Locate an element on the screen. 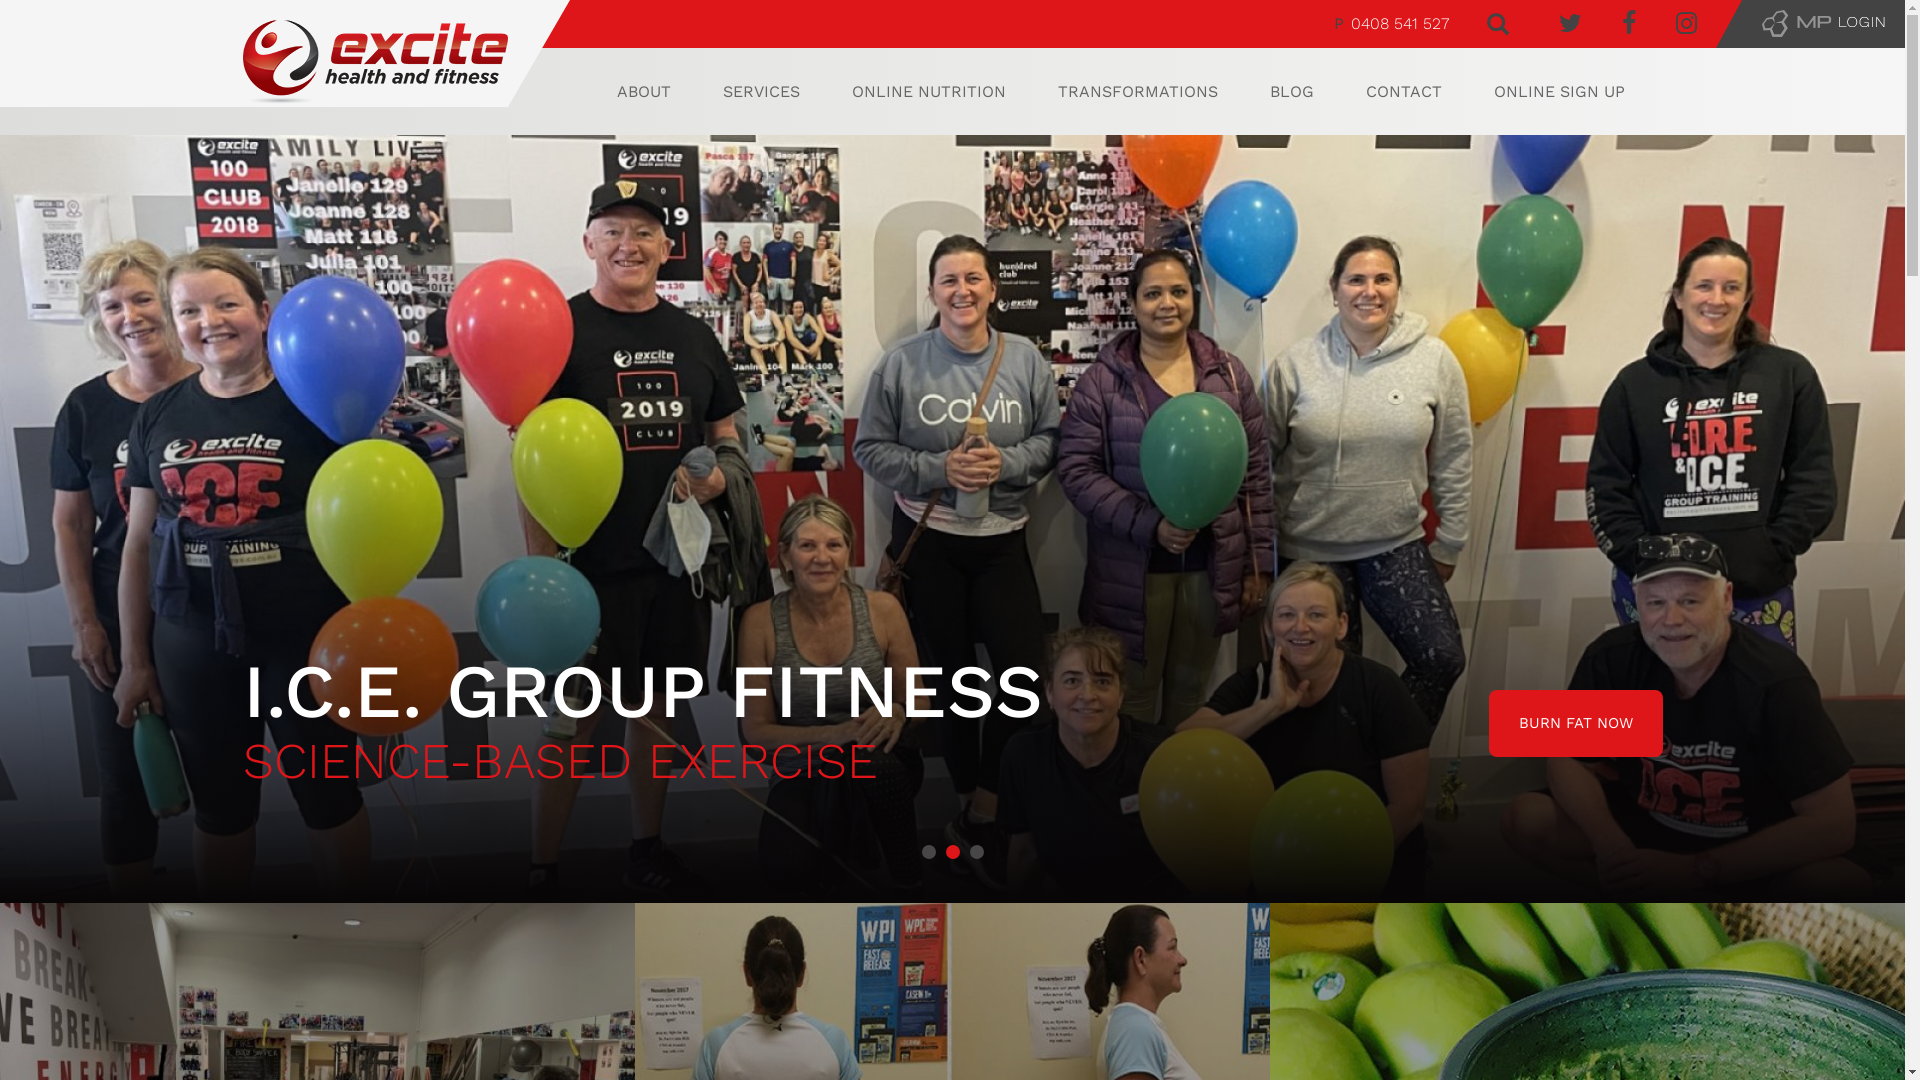 The image size is (1920, 1080). 'Next' is located at coordinates (1877, 518).